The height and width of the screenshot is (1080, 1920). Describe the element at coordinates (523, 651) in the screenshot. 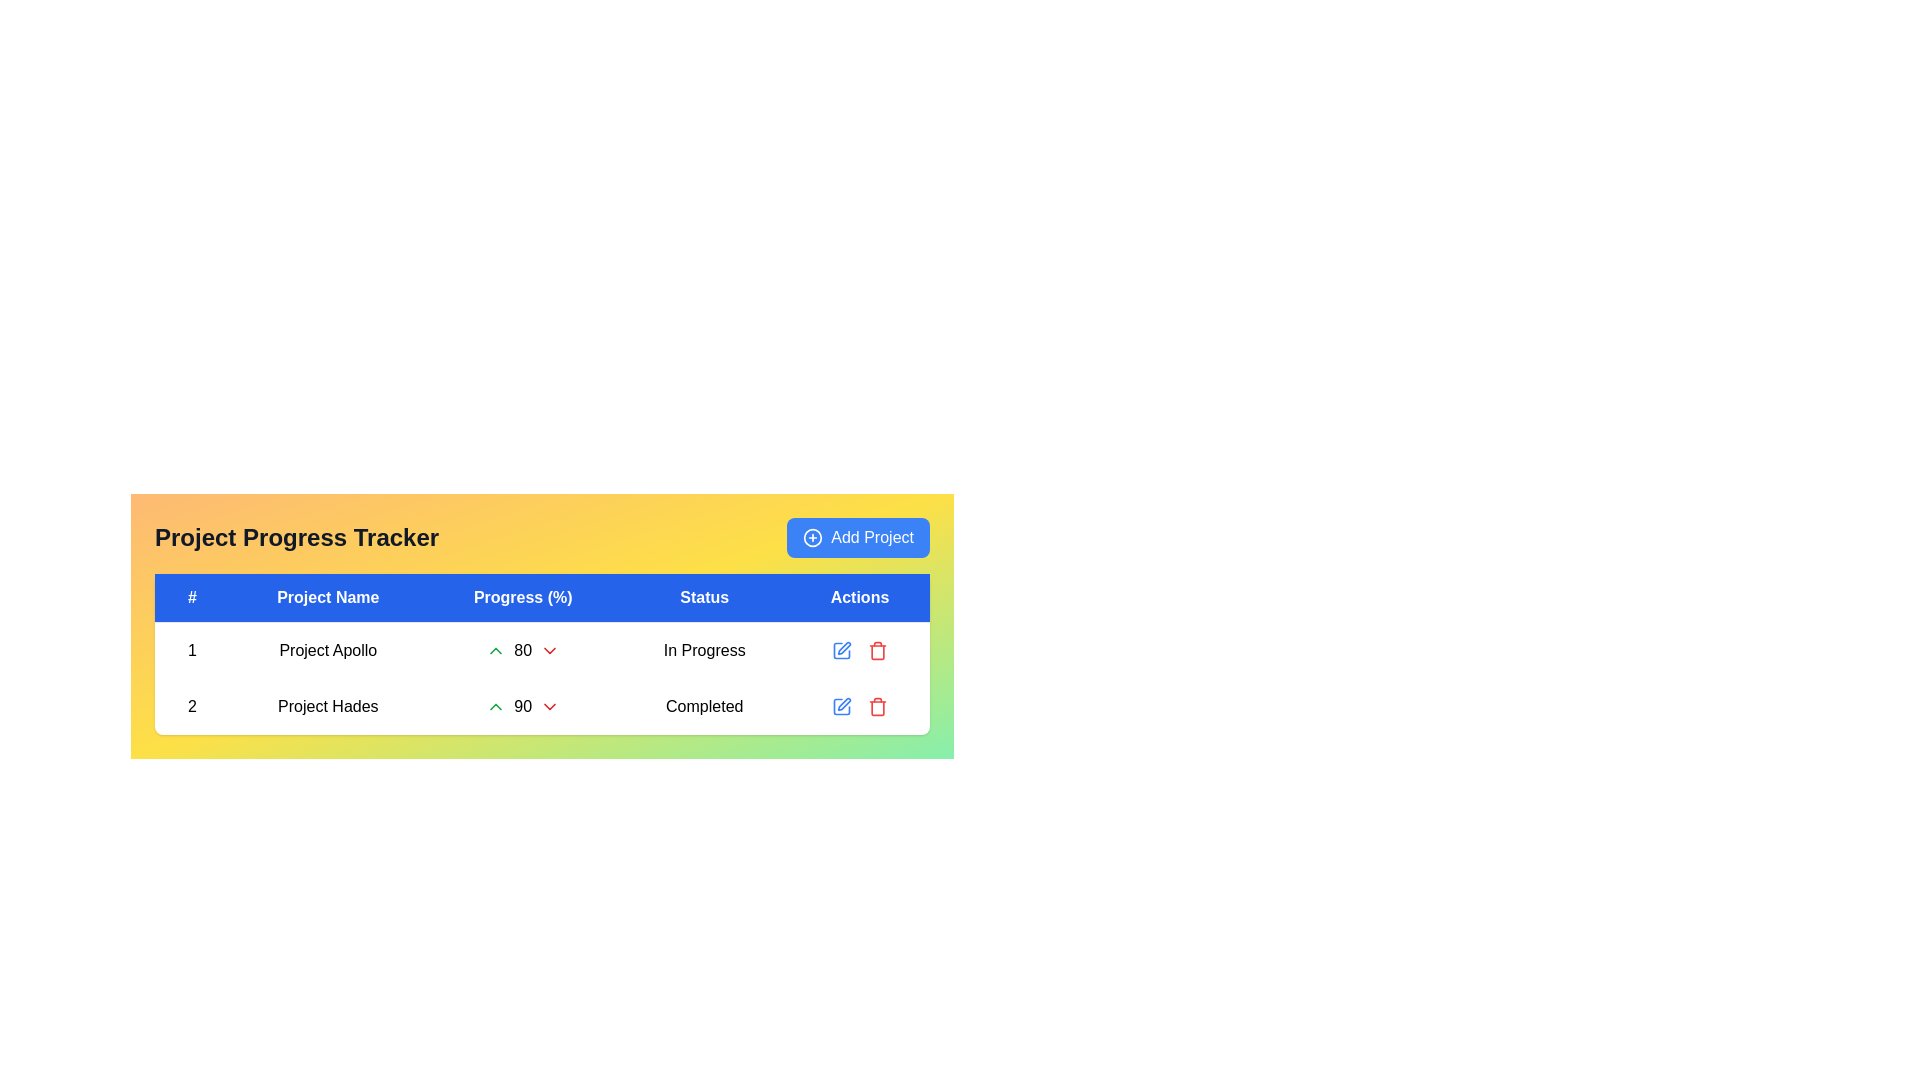

I see `the numeric value '80' displayed centrally between the upward green arrow and downward red arrow icons in the 'Progress (%)' column for 'Project Apollo'` at that location.